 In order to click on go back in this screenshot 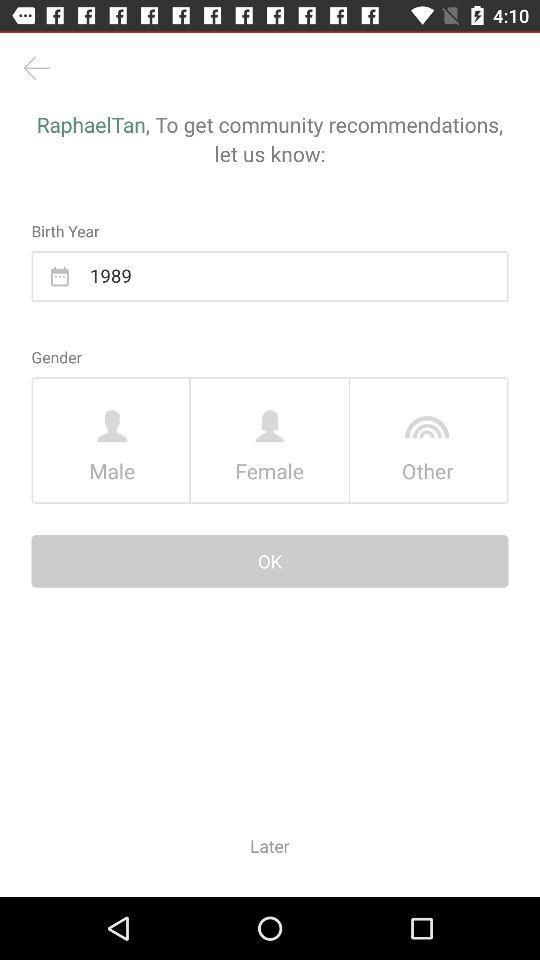, I will do `click(36, 68)`.